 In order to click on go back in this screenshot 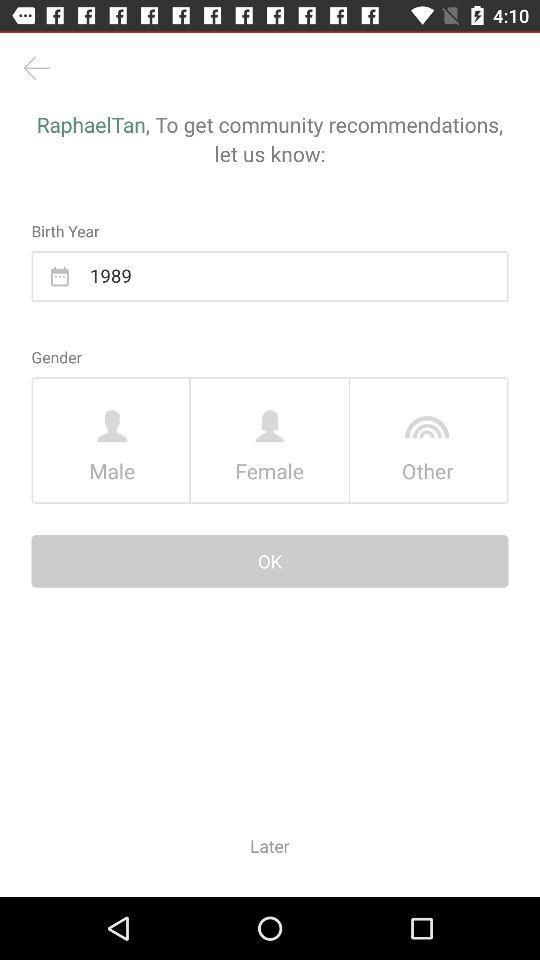, I will do `click(36, 68)`.